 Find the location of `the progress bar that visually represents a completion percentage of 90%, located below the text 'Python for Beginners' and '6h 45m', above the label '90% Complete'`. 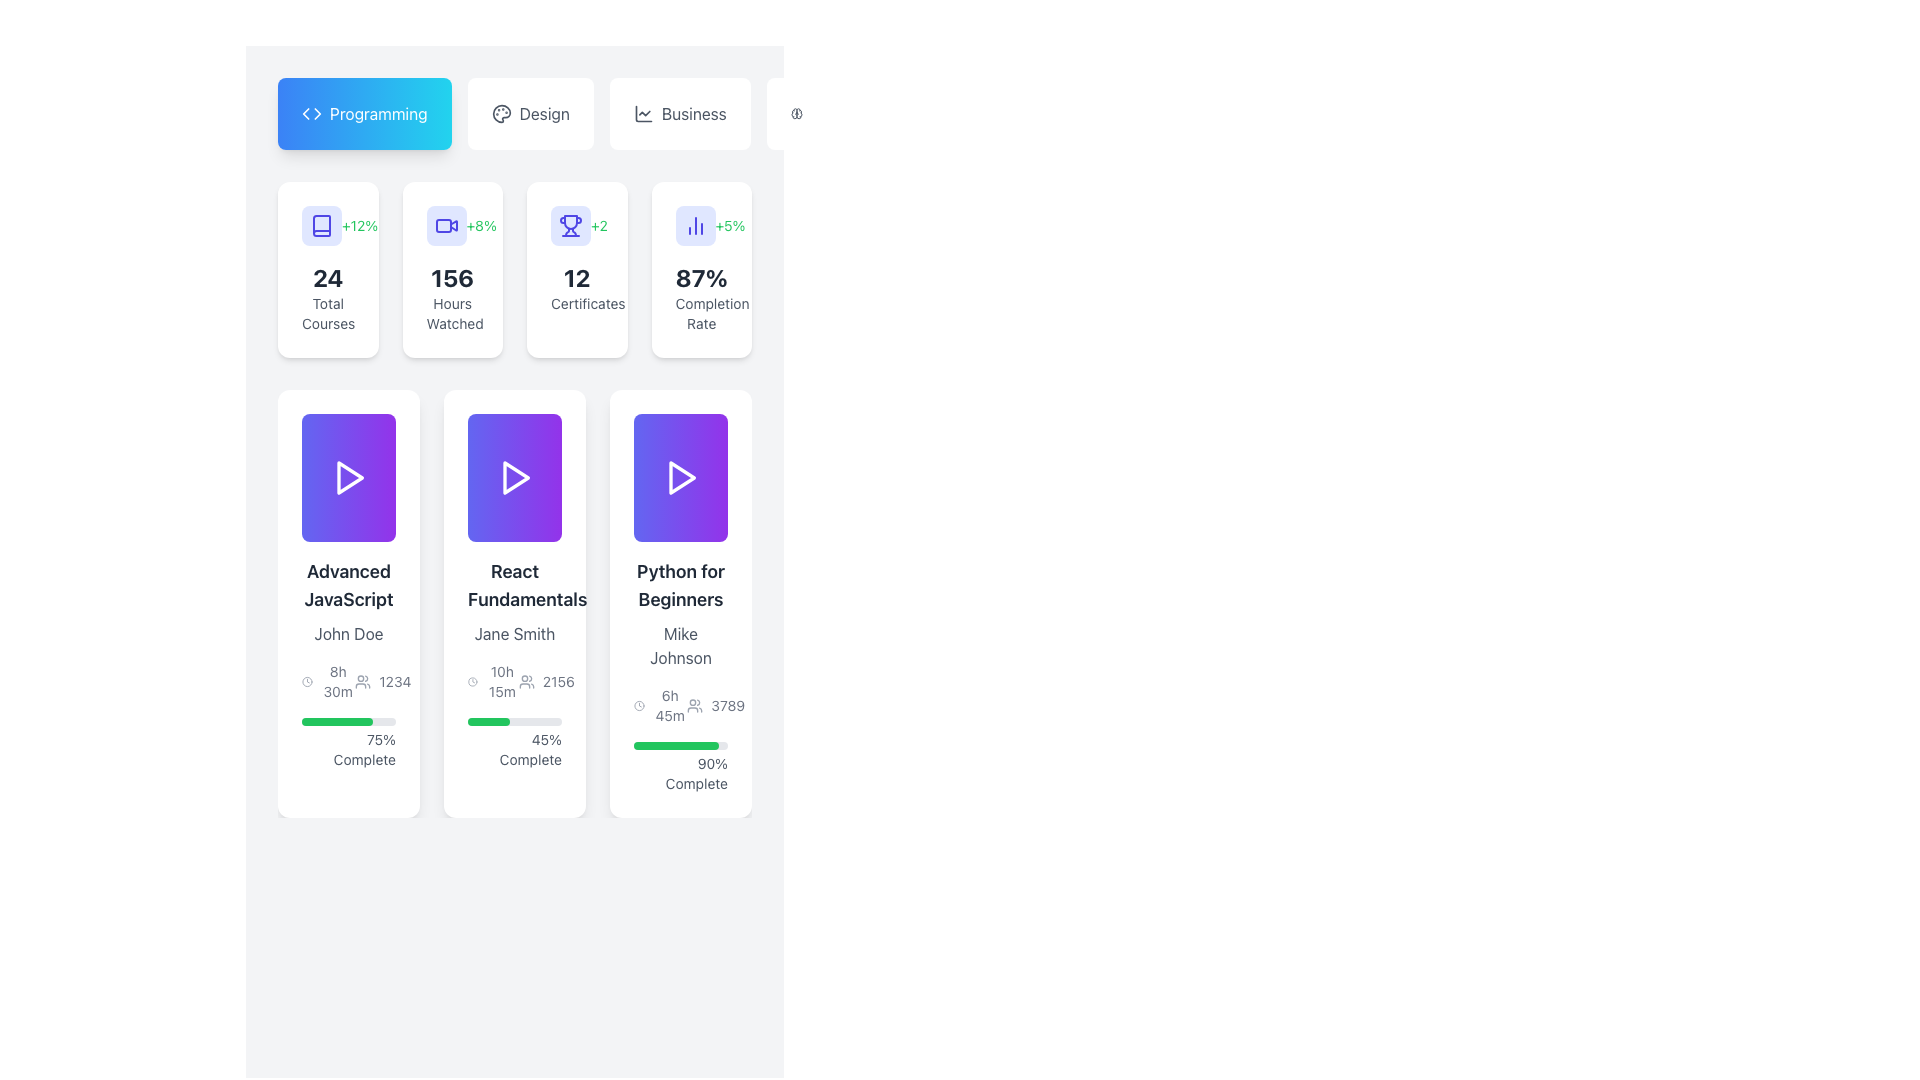

the progress bar that visually represents a completion percentage of 90%, located below the text 'Python for Beginners' and '6h 45m', above the label '90% Complete' is located at coordinates (681, 745).